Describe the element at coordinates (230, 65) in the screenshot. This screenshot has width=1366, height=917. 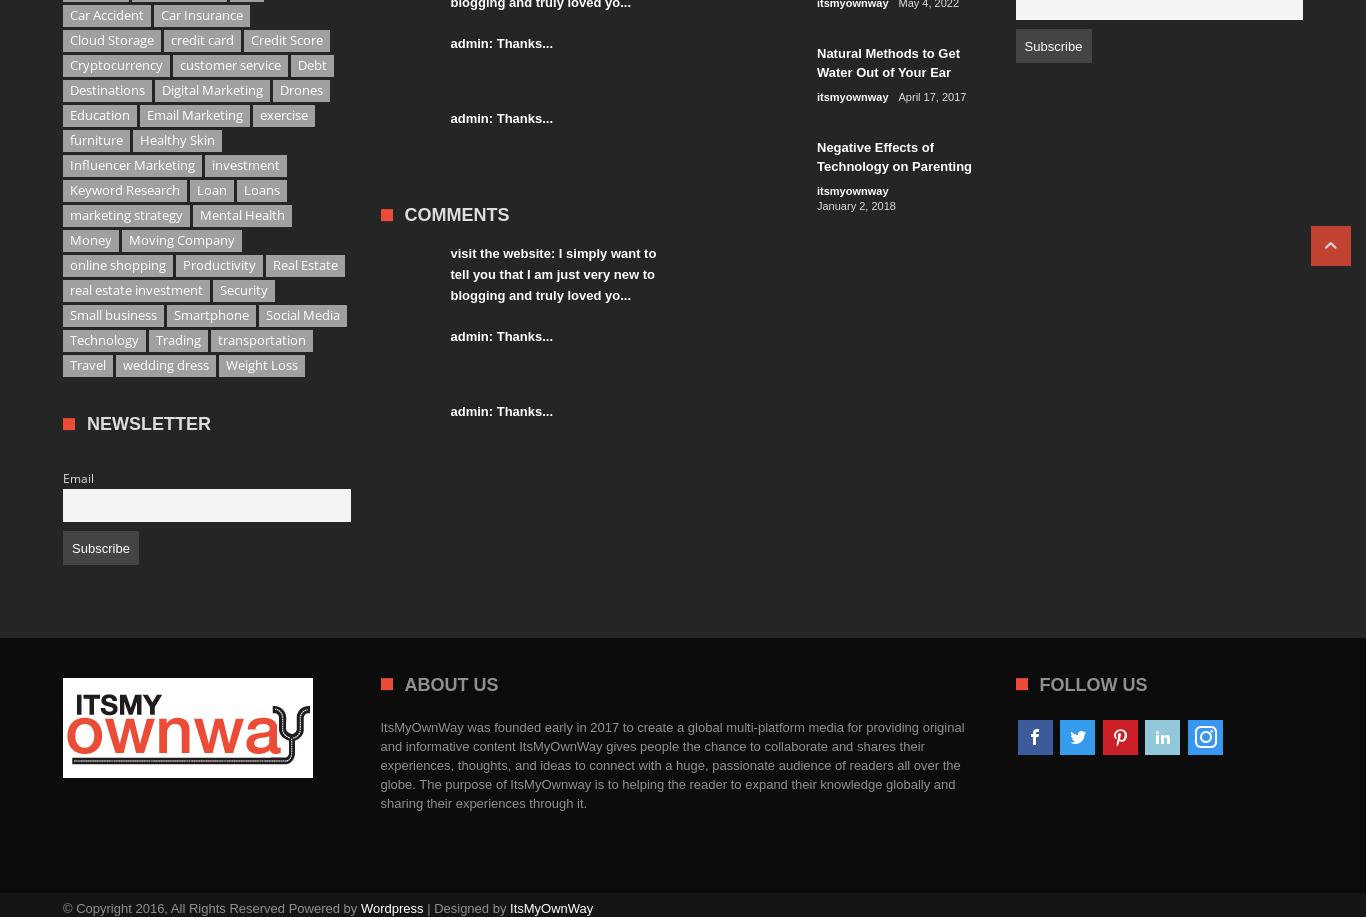
I see `'customer service'` at that location.